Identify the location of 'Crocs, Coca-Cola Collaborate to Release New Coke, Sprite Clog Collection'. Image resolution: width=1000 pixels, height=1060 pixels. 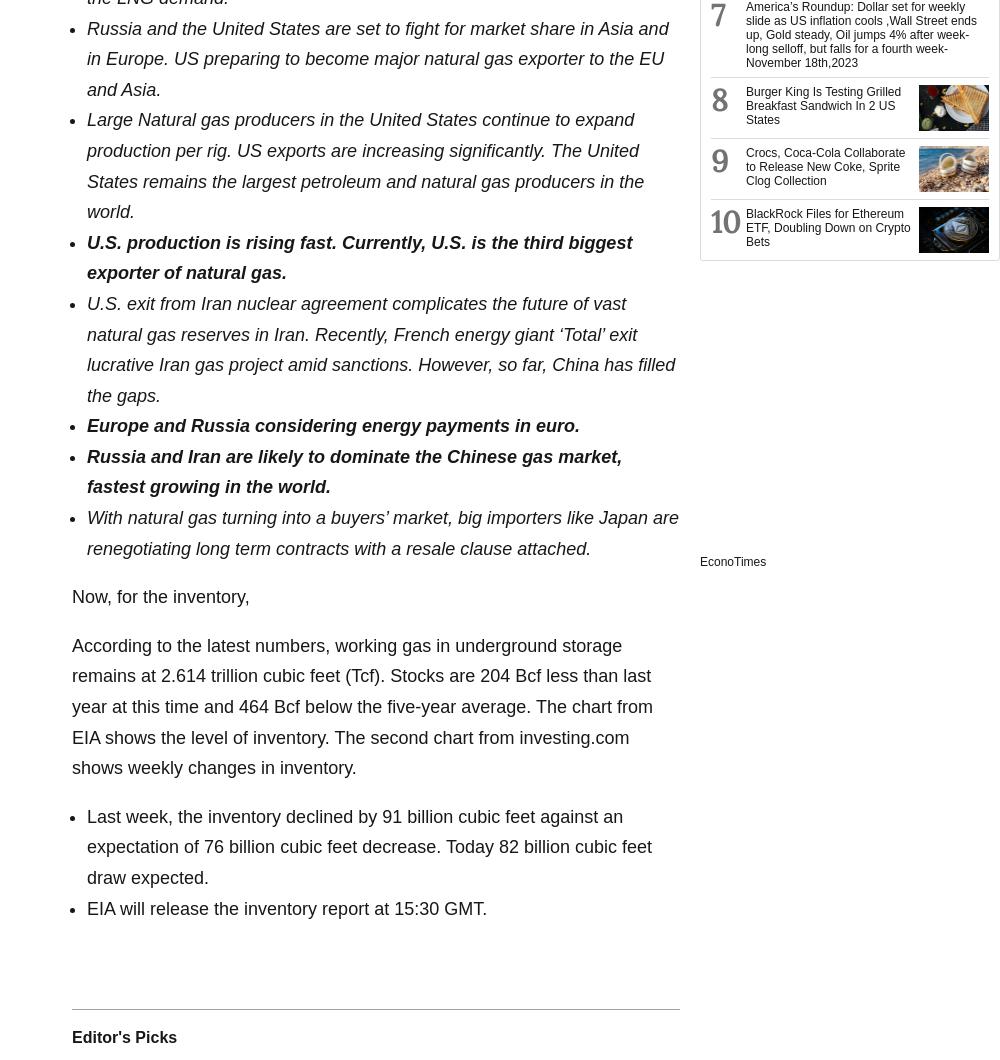
(824, 165).